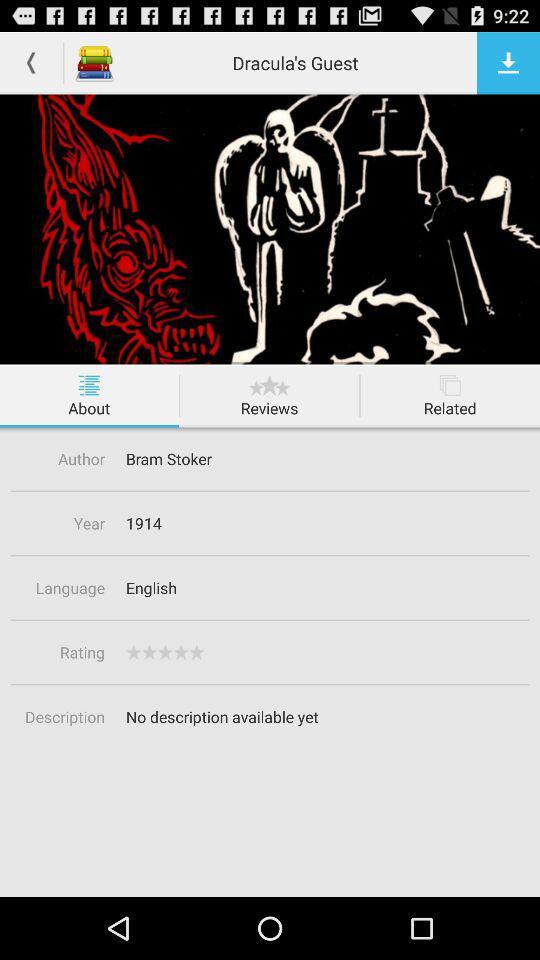 This screenshot has height=960, width=540. What do you see at coordinates (508, 67) in the screenshot?
I see `the file_download icon` at bounding box center [508, 67].